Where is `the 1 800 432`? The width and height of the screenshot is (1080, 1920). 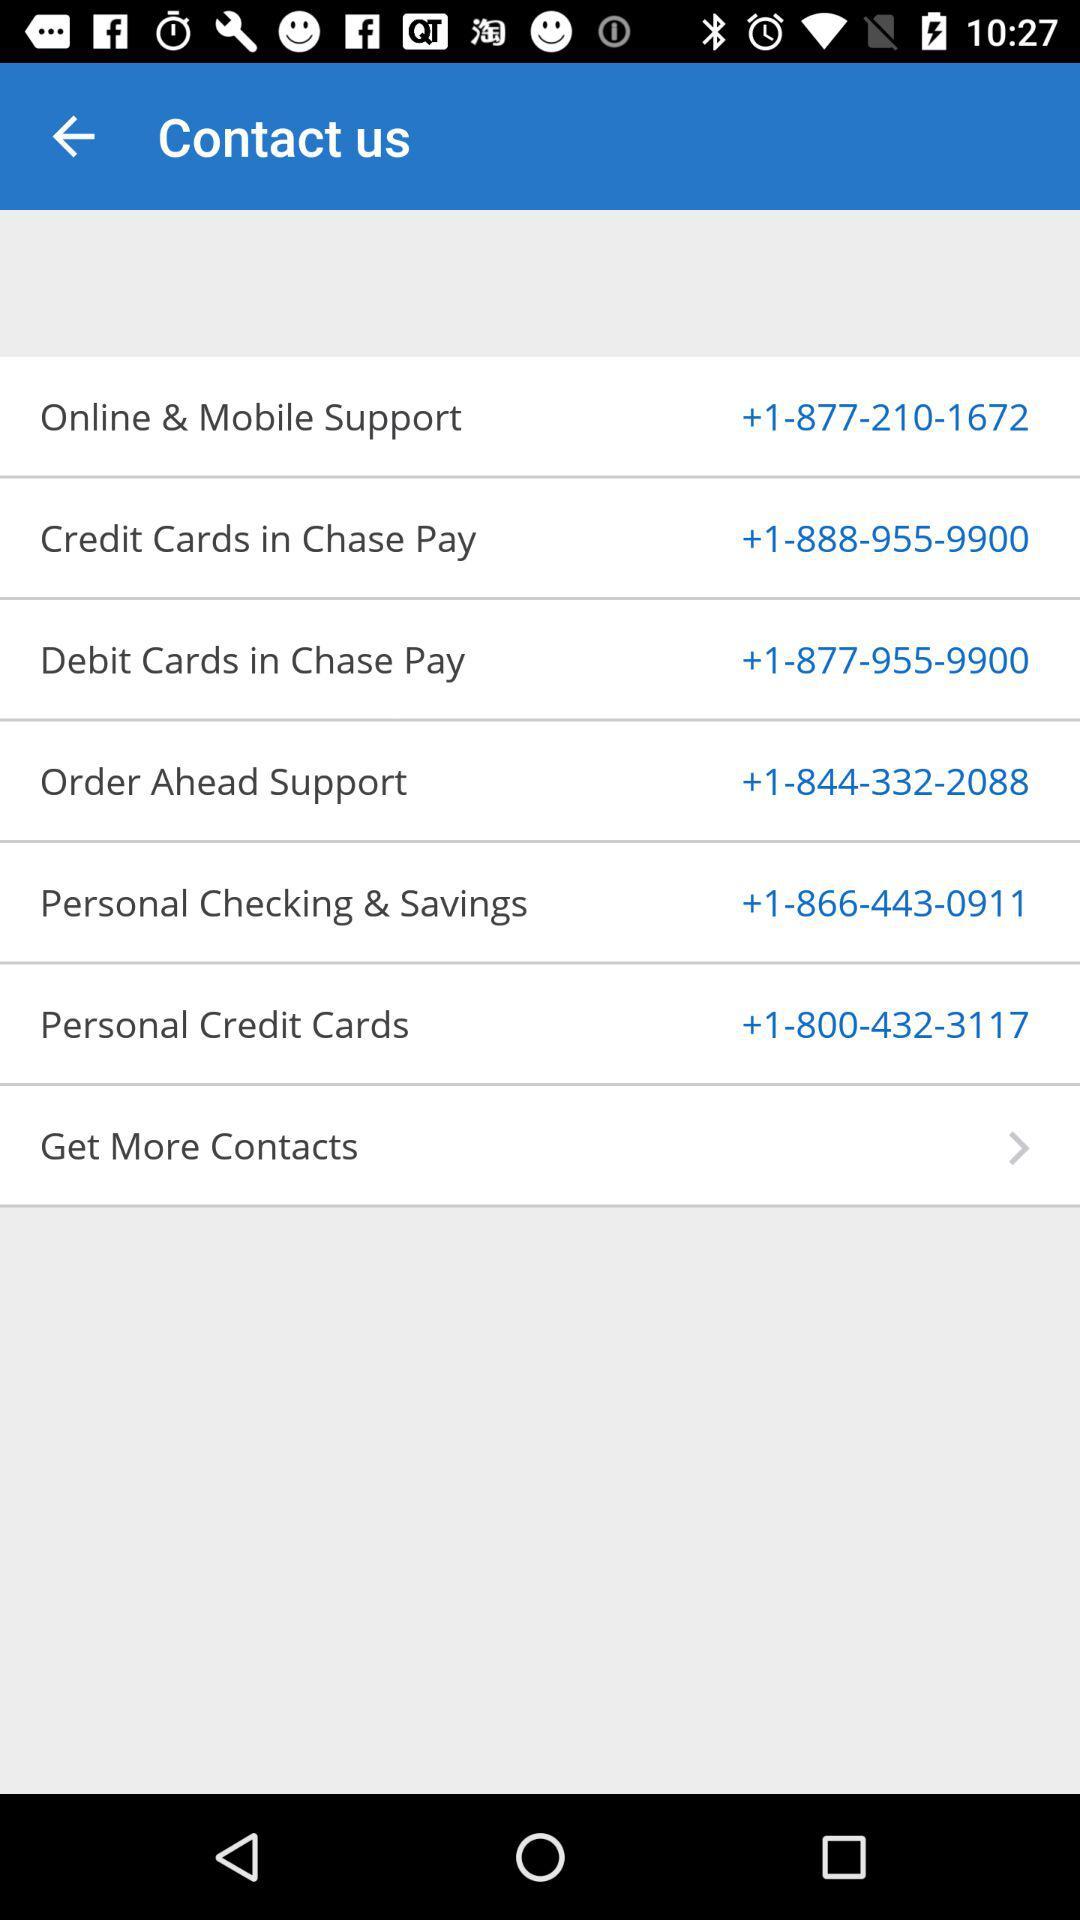
the 1 800 432 is located at coordinates (837, 1023).